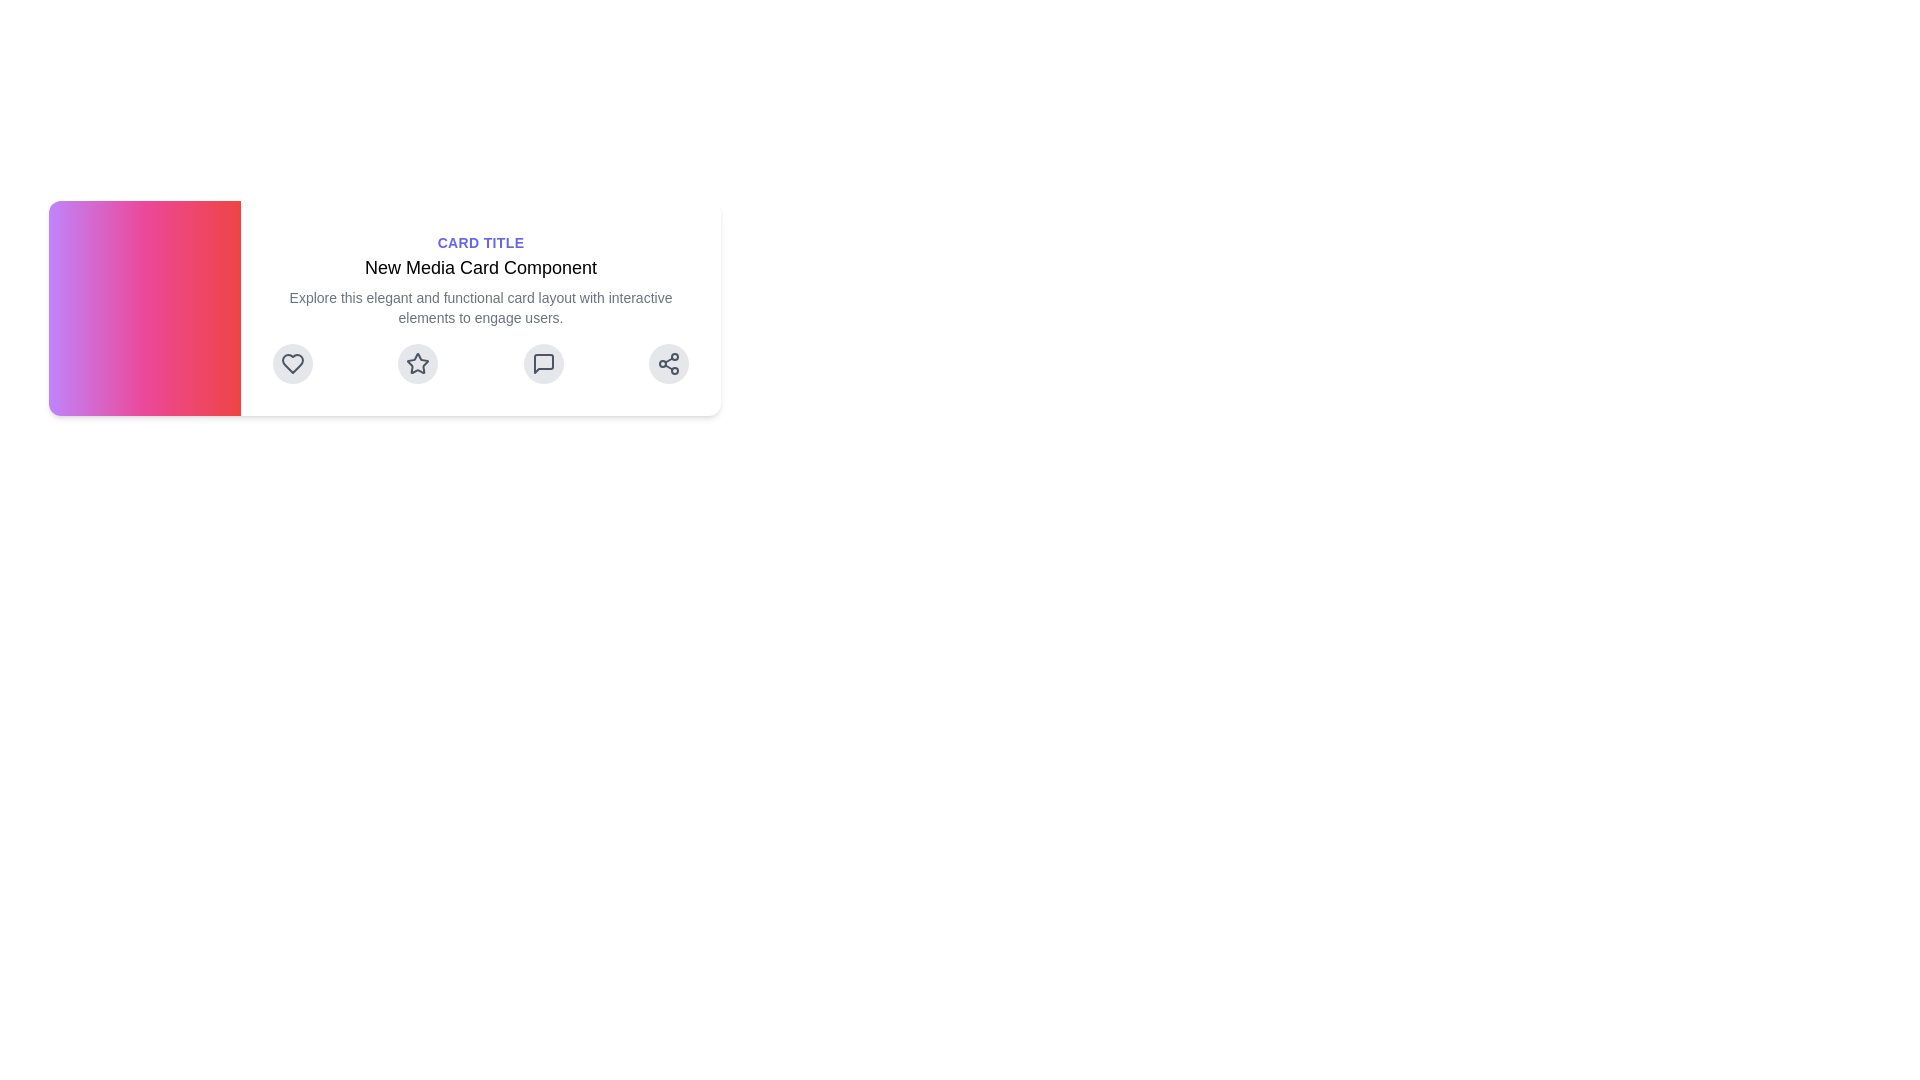 This screenshot has width=1920, height=1080. I want to click on the Heart icon, which is the leftmost icon in a row of four icons under a text card, so click(291, 363).